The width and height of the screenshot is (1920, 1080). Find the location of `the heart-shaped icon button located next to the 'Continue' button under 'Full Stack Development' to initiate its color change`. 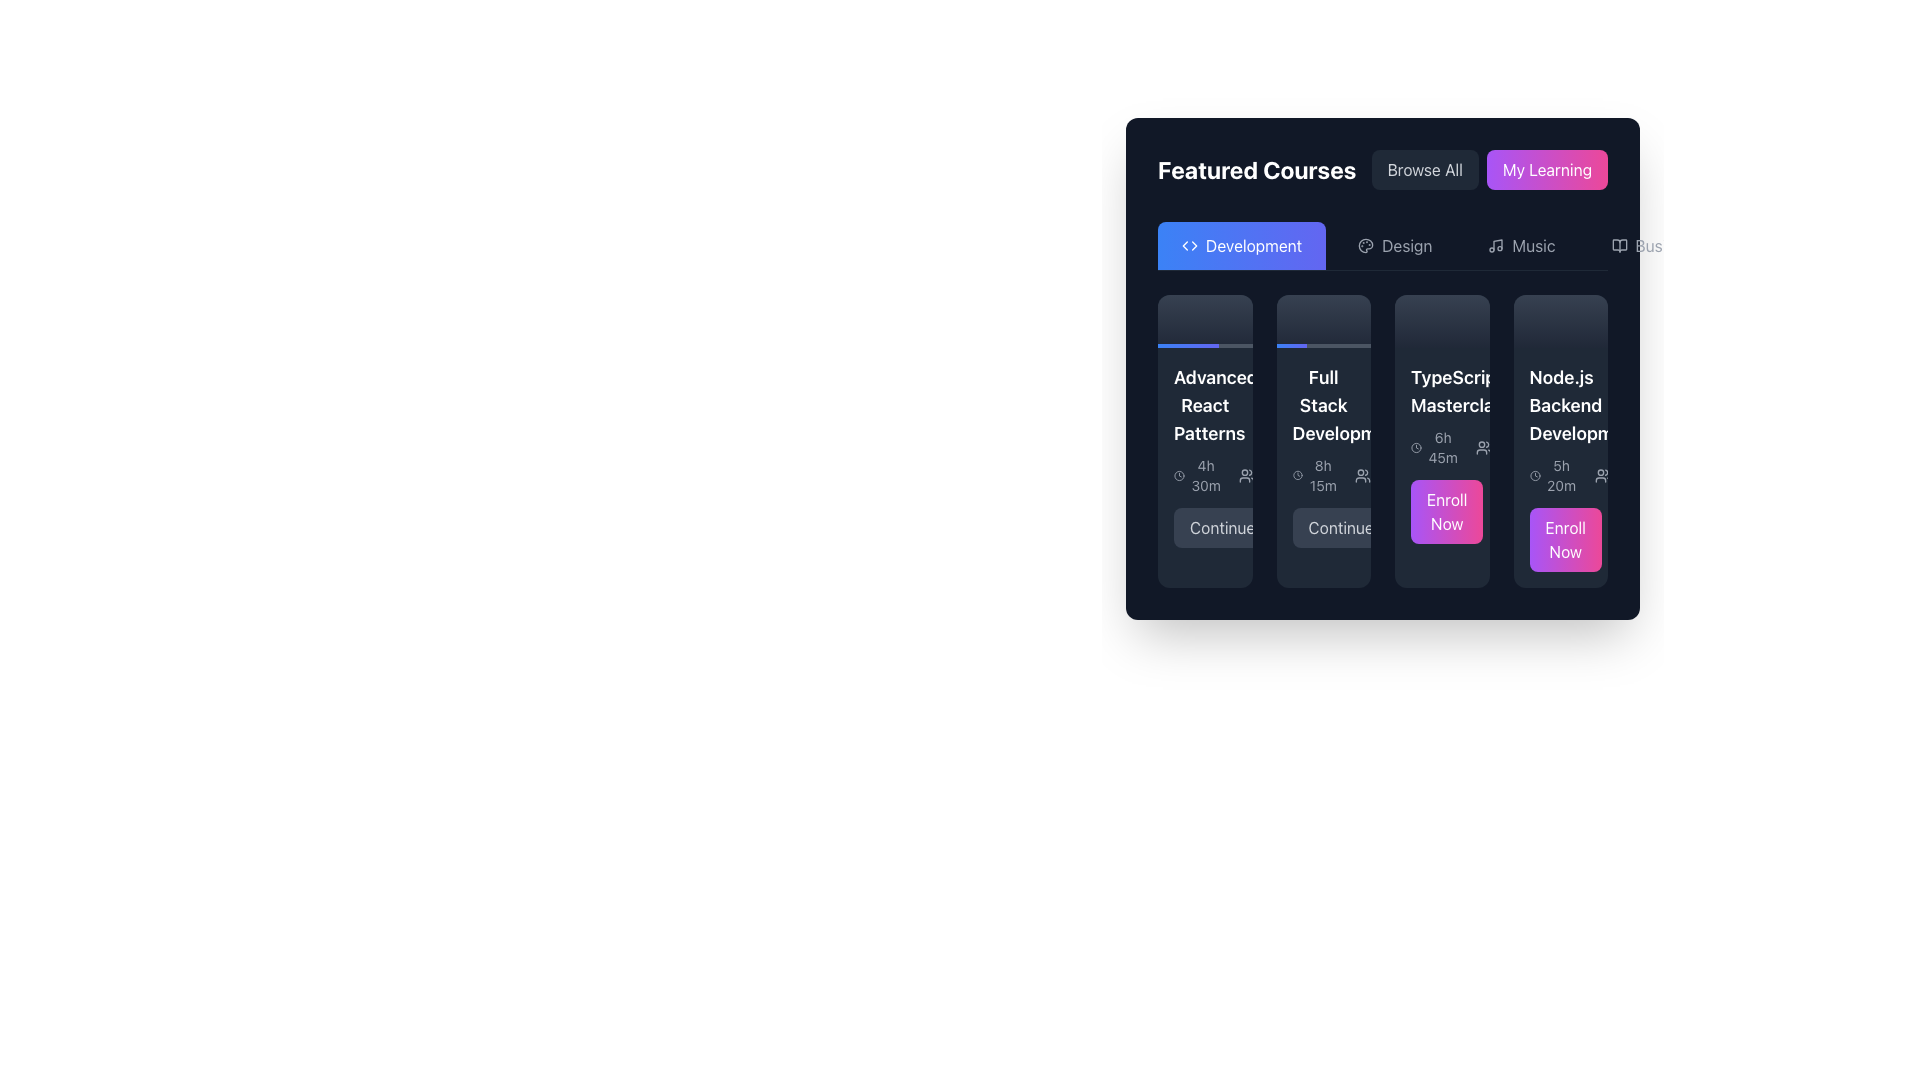

the heart-shaped icon button located next to the 'Continue' button under 'Full Stack Development' to initiate its color change is located at coordinates (1289, 527).